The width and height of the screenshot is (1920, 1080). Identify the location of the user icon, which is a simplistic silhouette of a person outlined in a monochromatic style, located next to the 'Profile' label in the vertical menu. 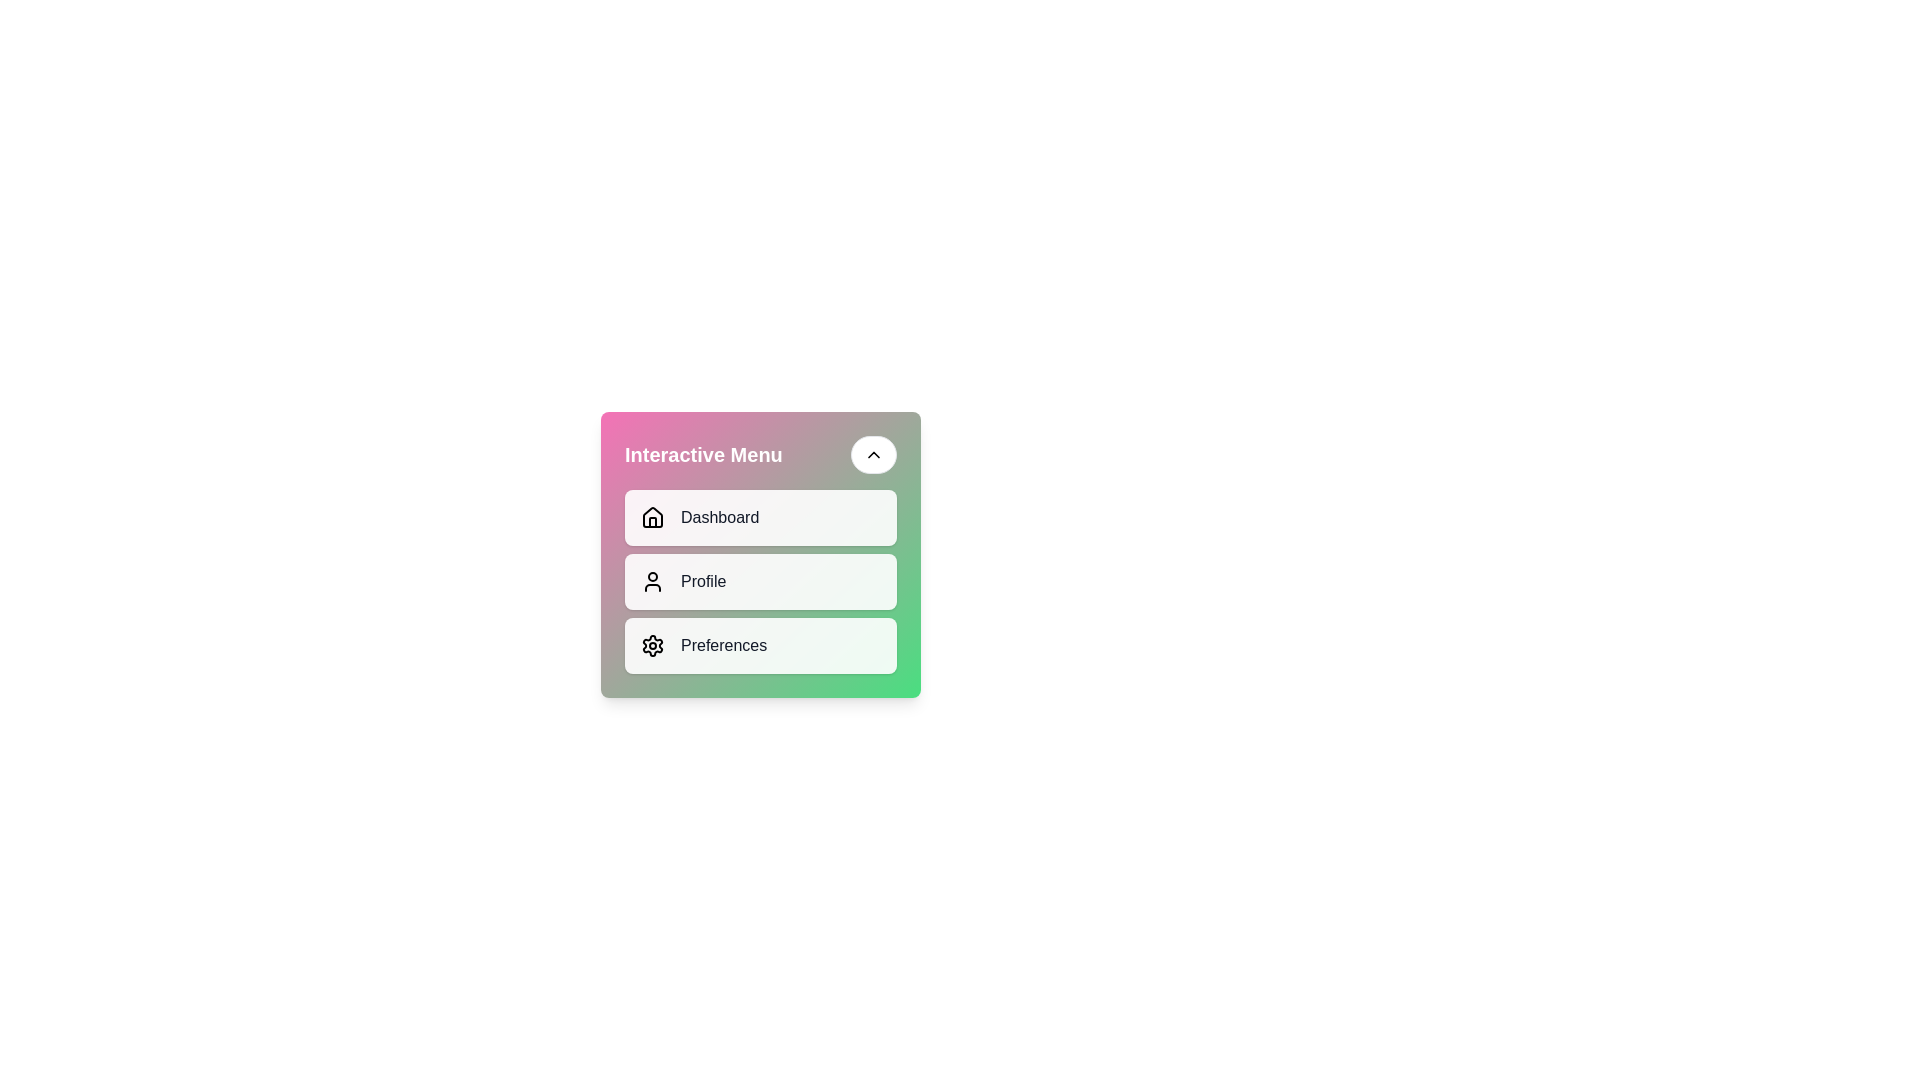
(652, 582).